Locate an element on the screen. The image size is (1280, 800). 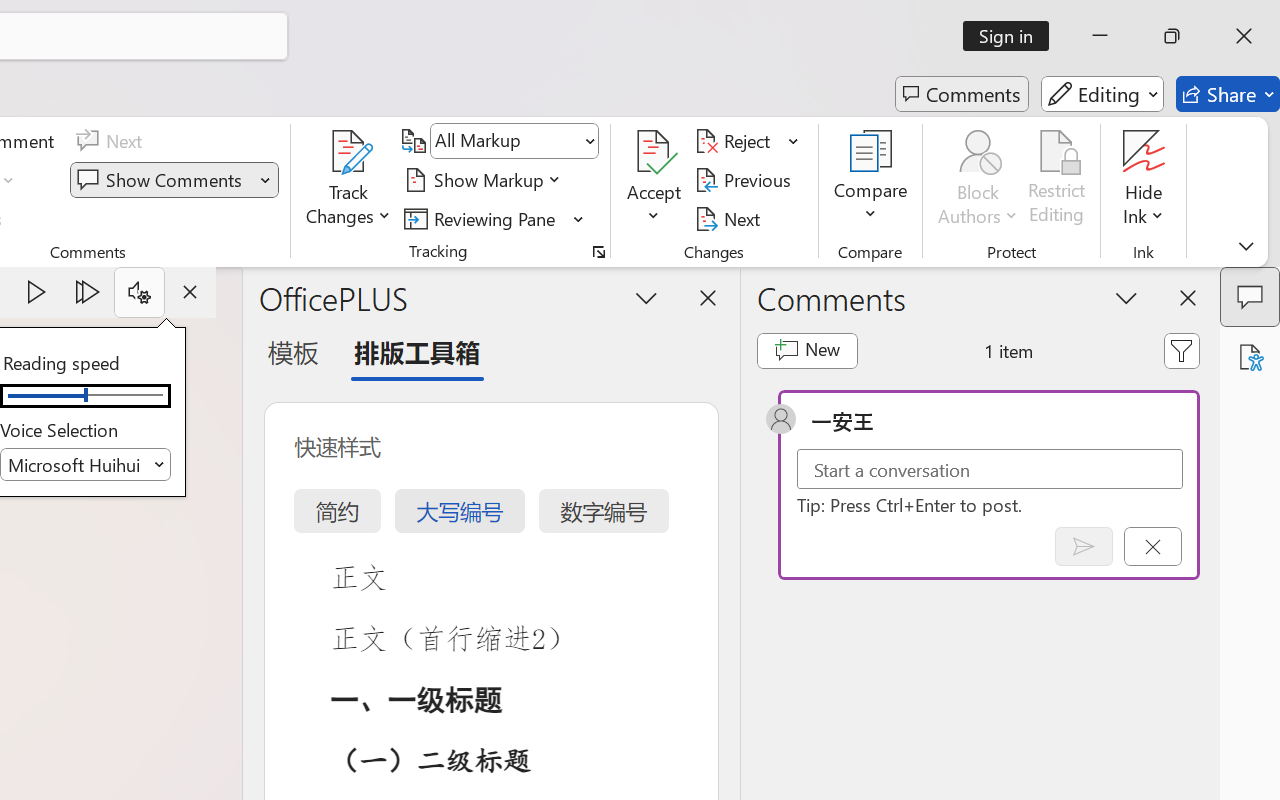
'Reading speed' is located at coordinates (84, 395).